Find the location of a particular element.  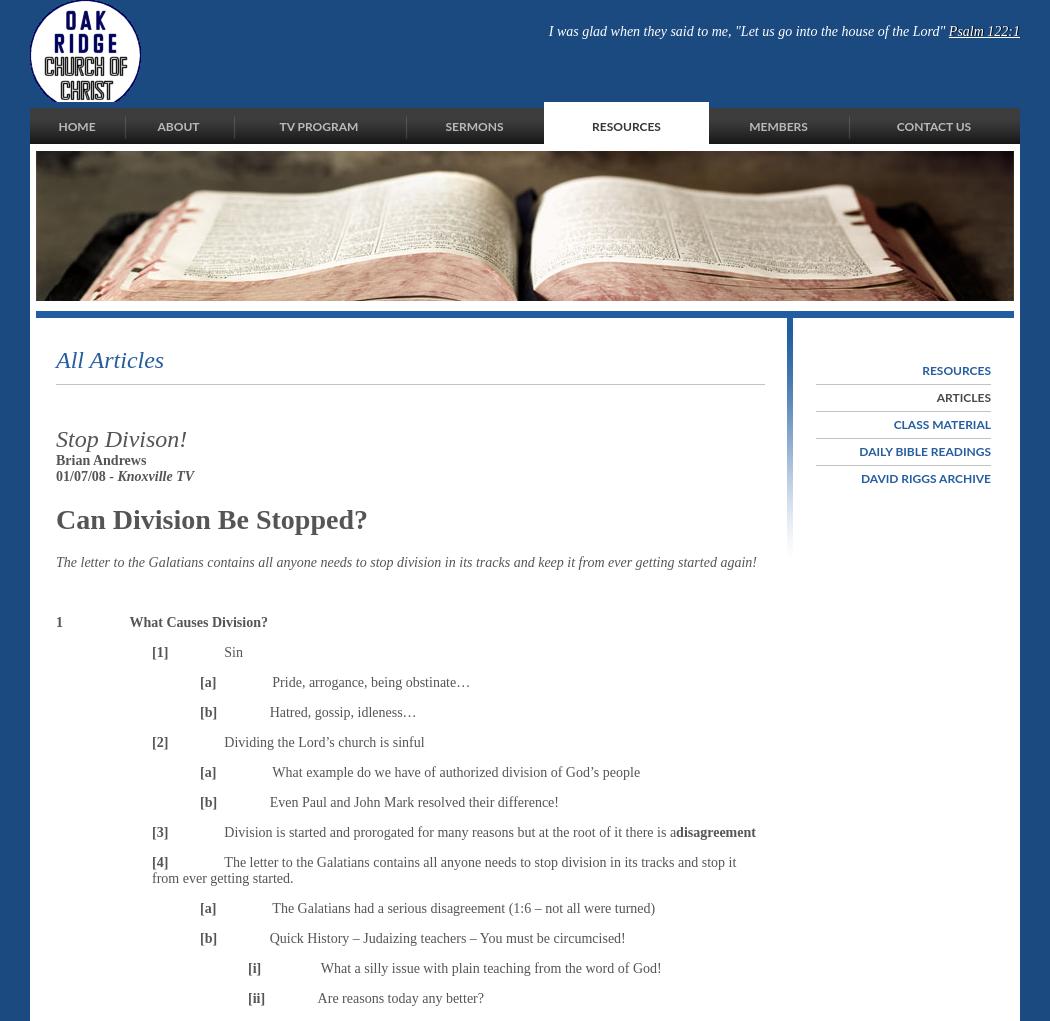

'Dividing the Lord’s church is sinful' is located at coordinates (324, 740).